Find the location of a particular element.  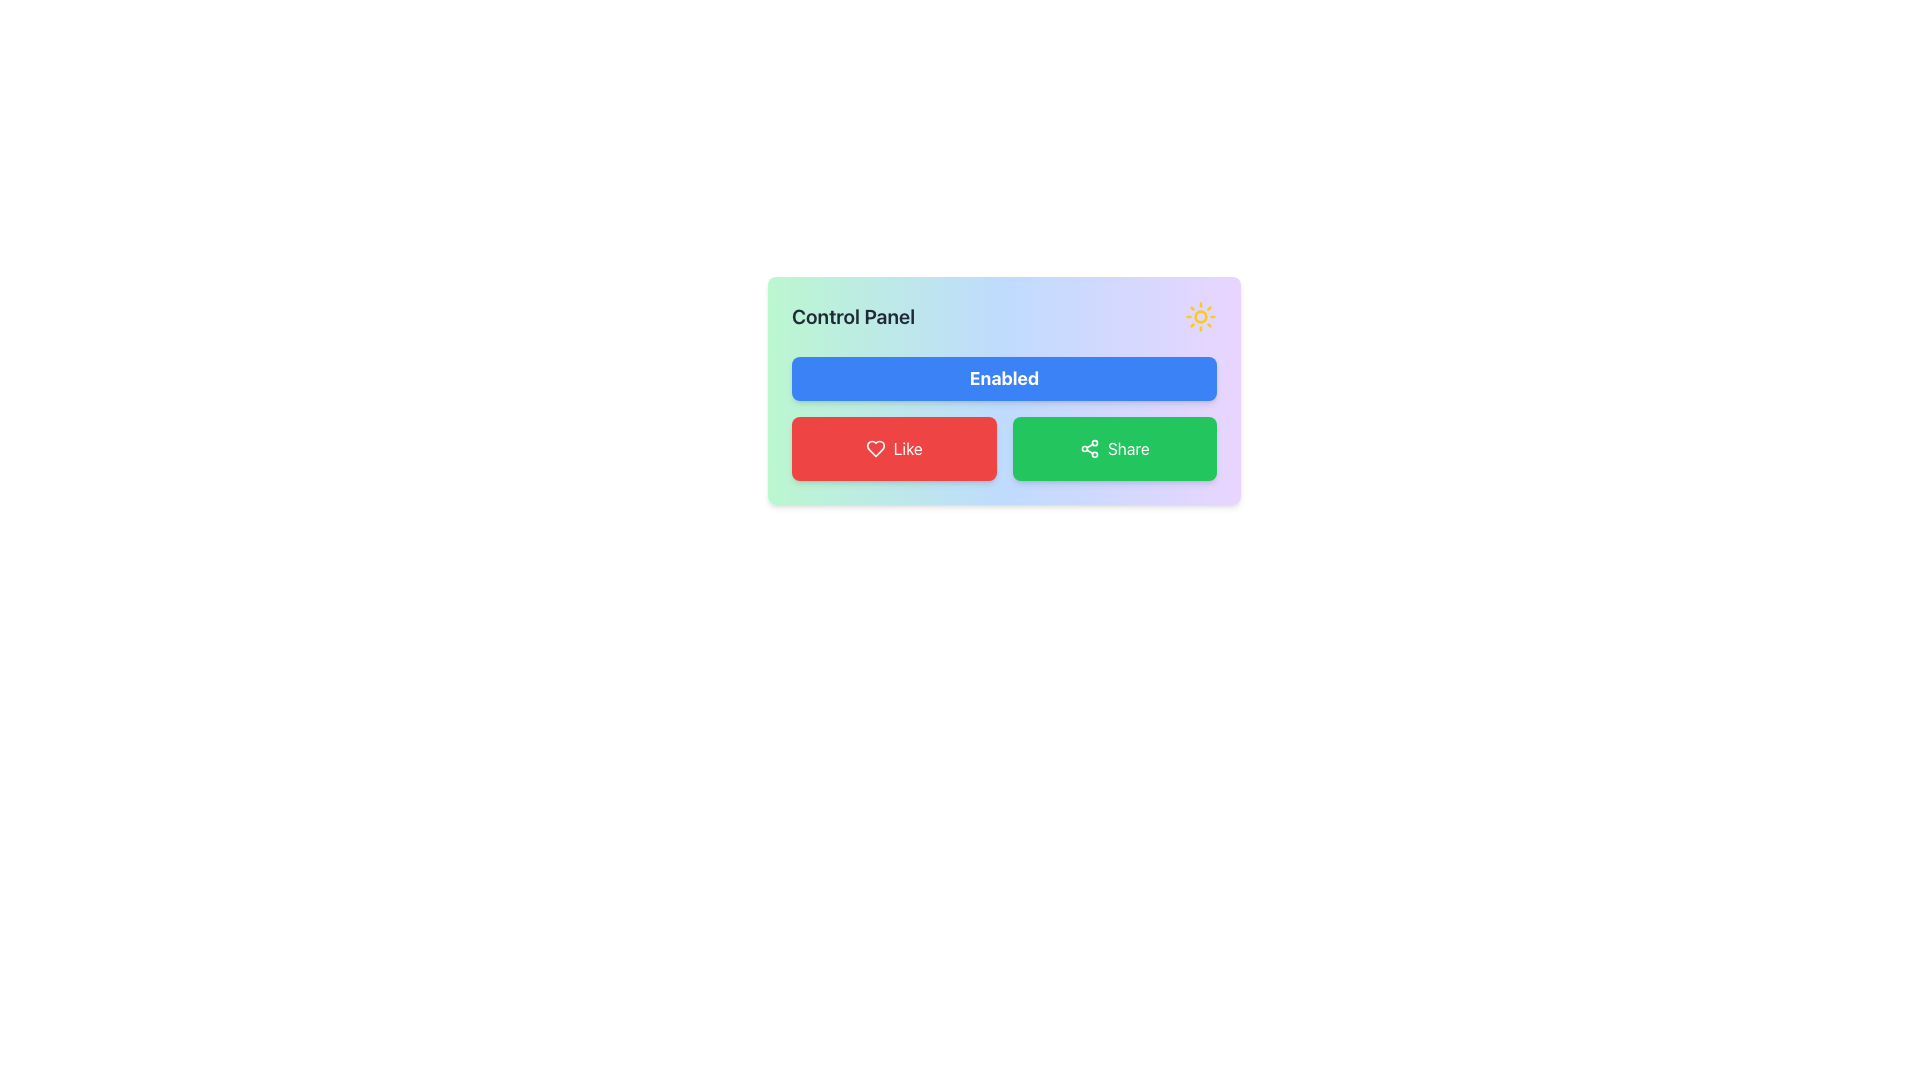

the heart-shaped 'Like' icon located within the red 'Like' button in the Control Panel's lower-left corner, adjacent to the green 'Share' button is located at coordinates (875, 447).